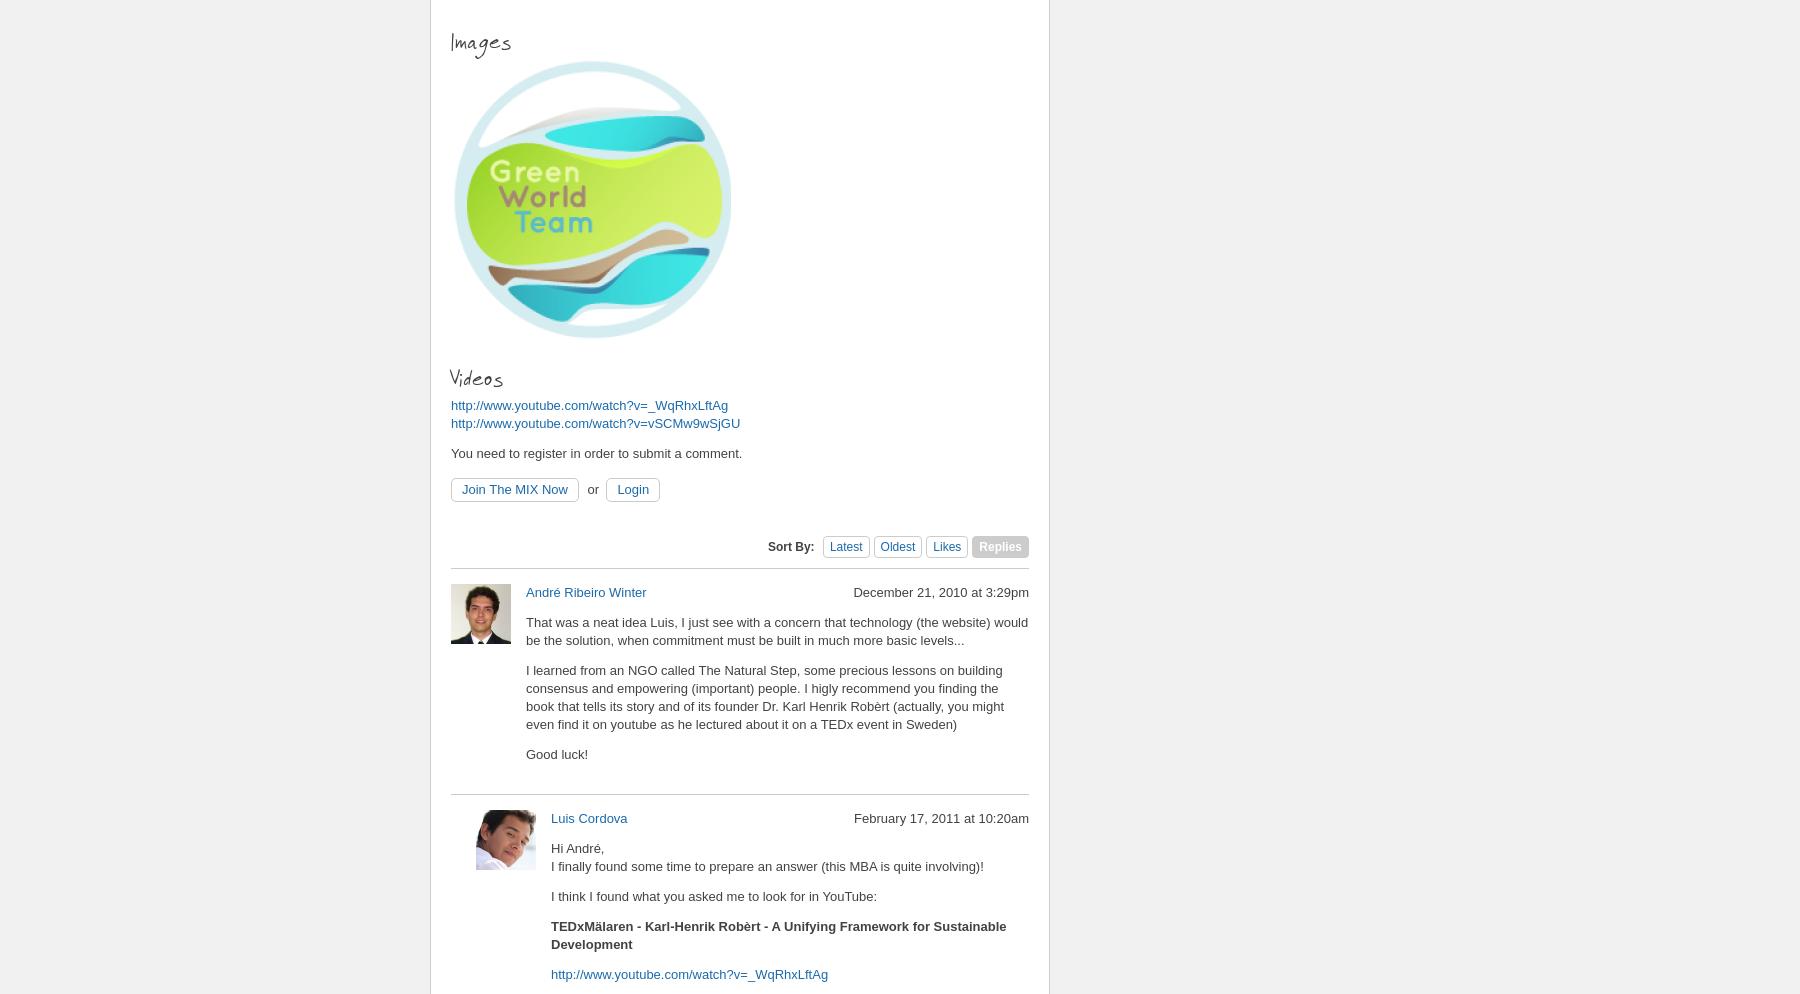  I want to click on 'André Ribeiro Winter', so click(586, 591).